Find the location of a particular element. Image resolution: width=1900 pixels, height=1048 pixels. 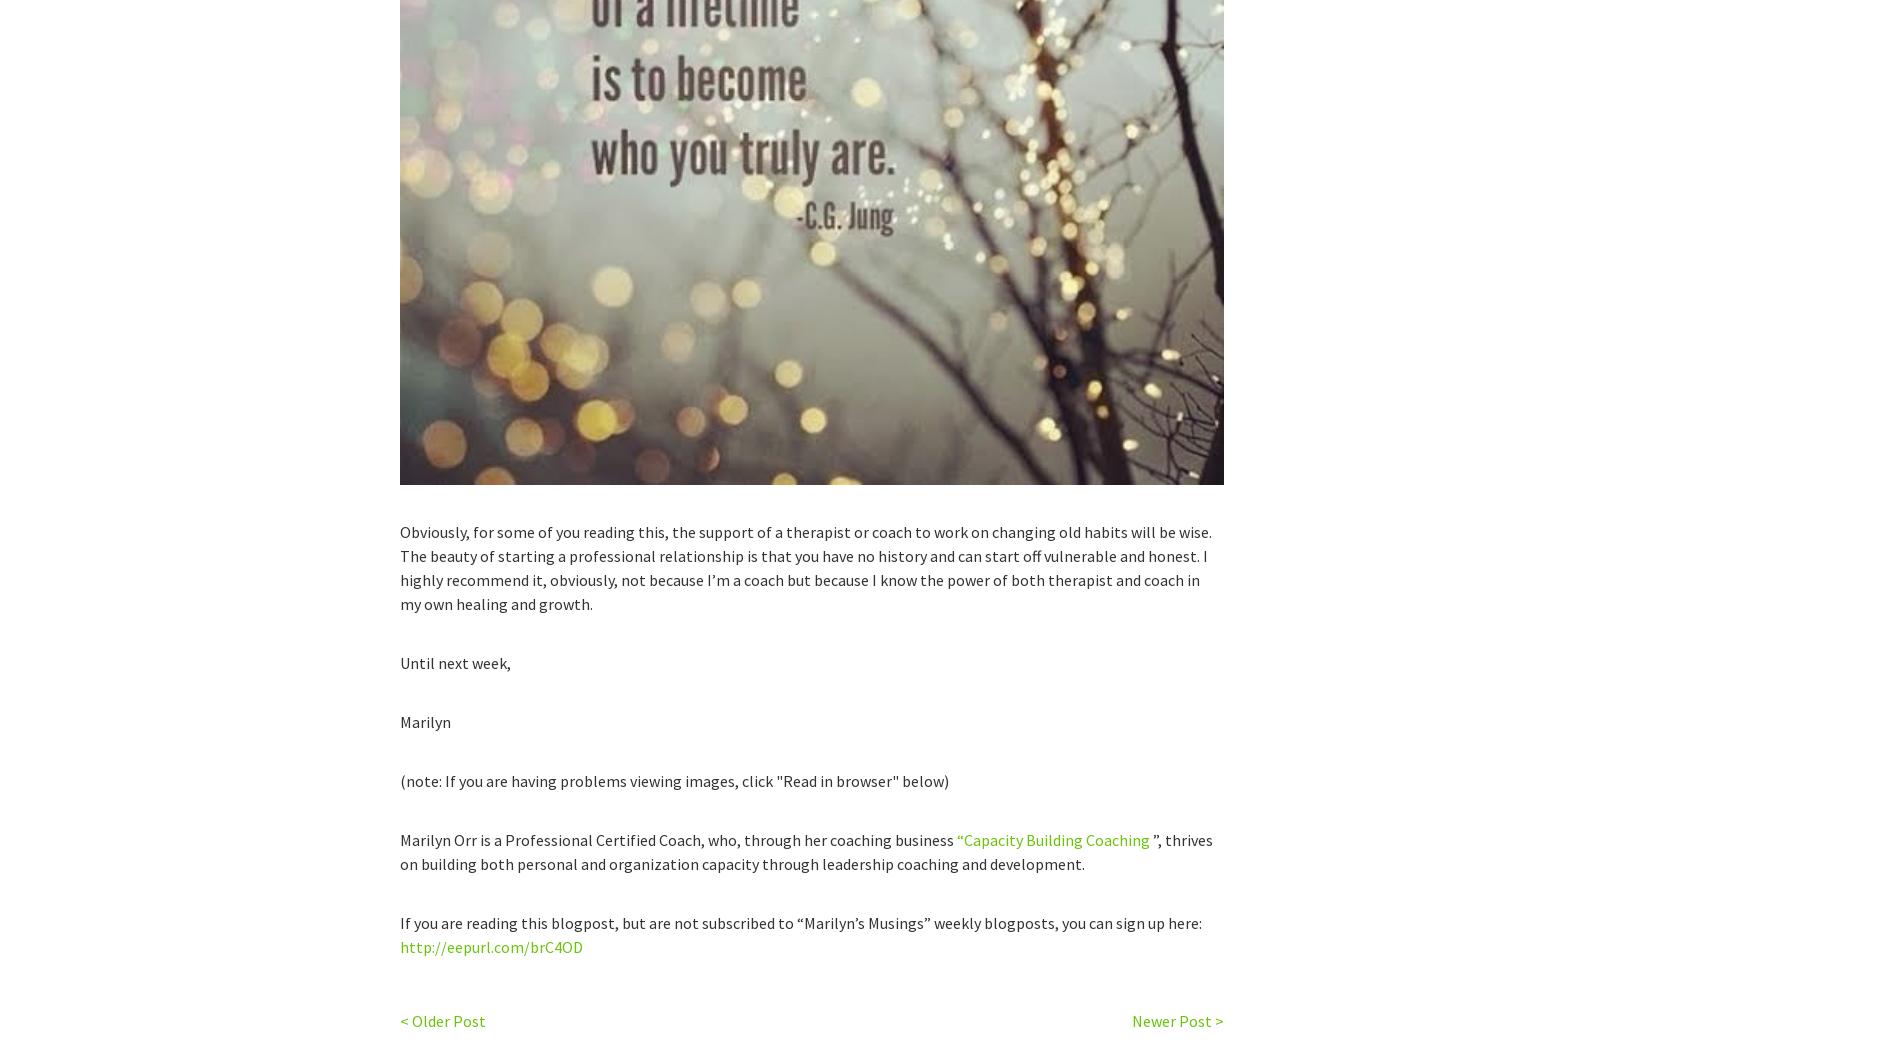

'If you are reading this blogpost, but are not subscribed to “Marilyn’s Musings” weekly blogposts, you can sign up here:' is located at coordinates (398, 922).